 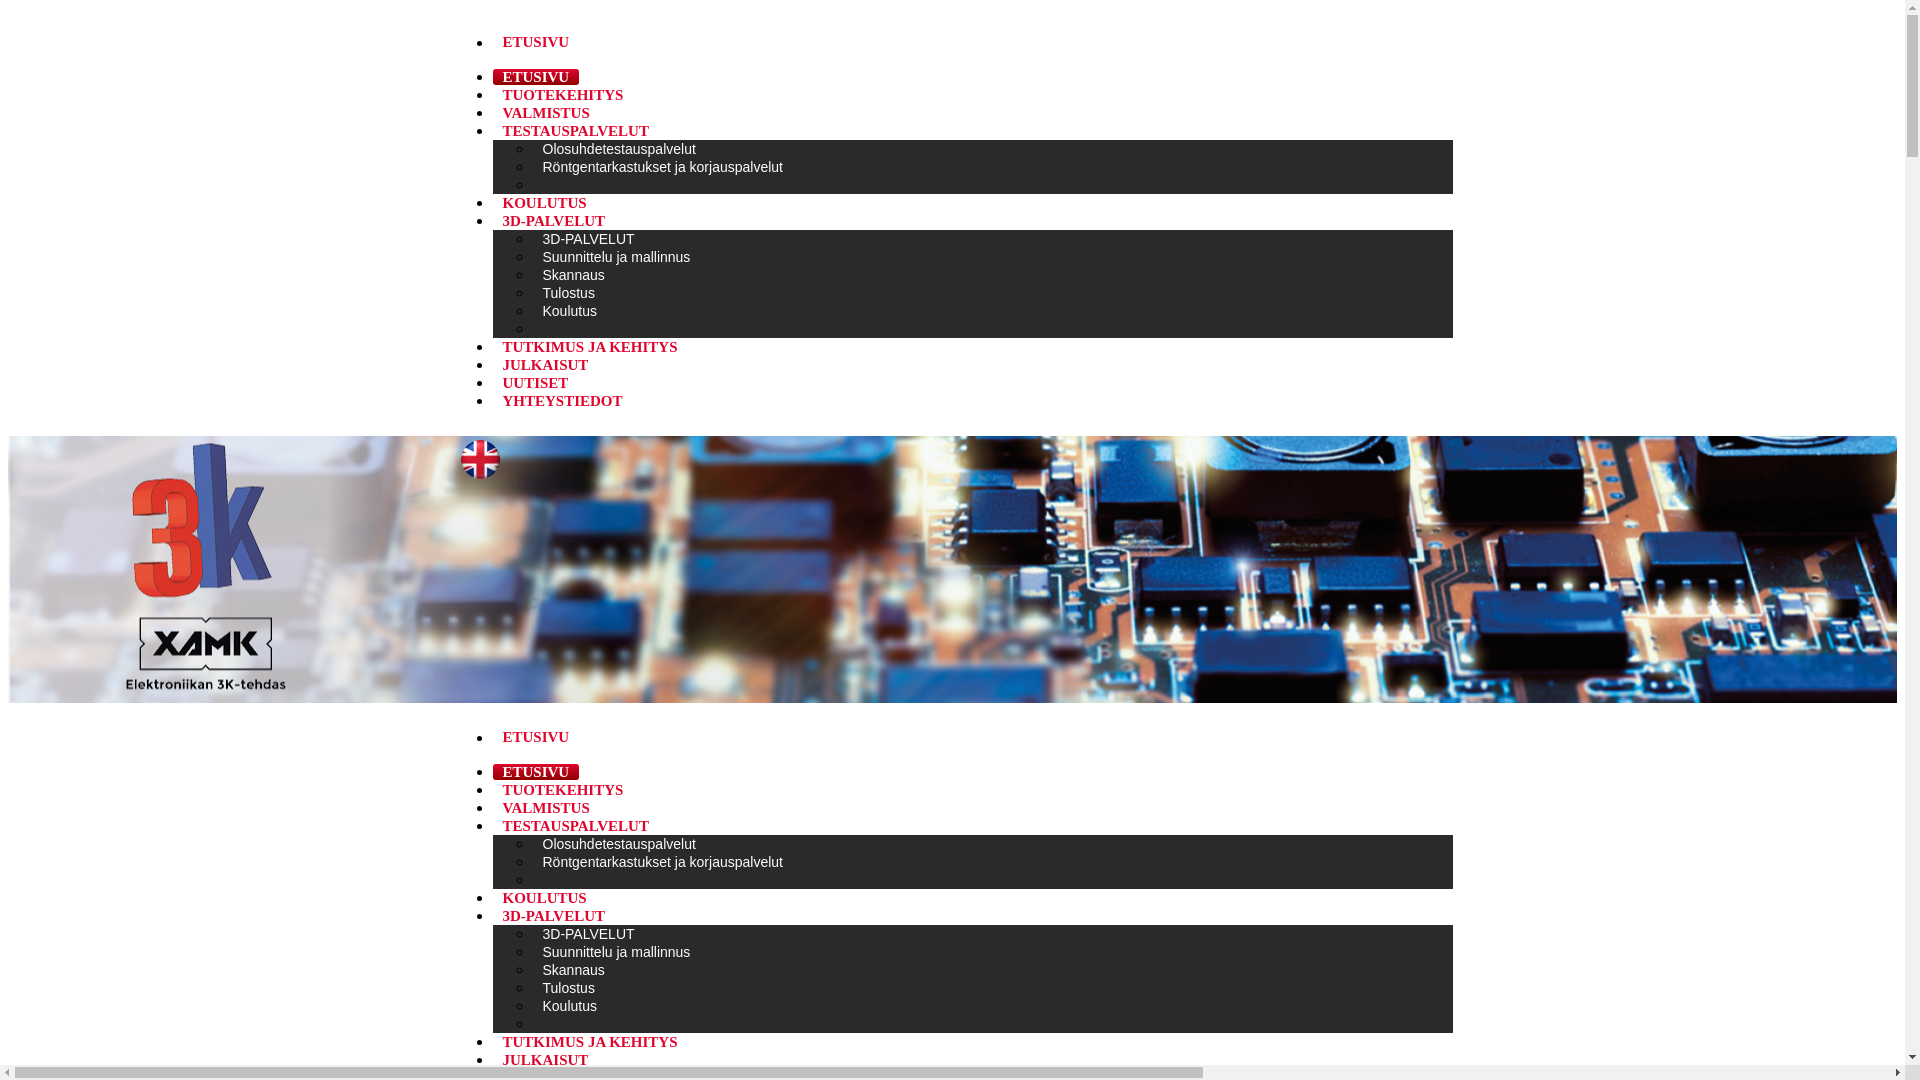 I want to click on '3D-PALVELUT', so click(x=587, y=238).